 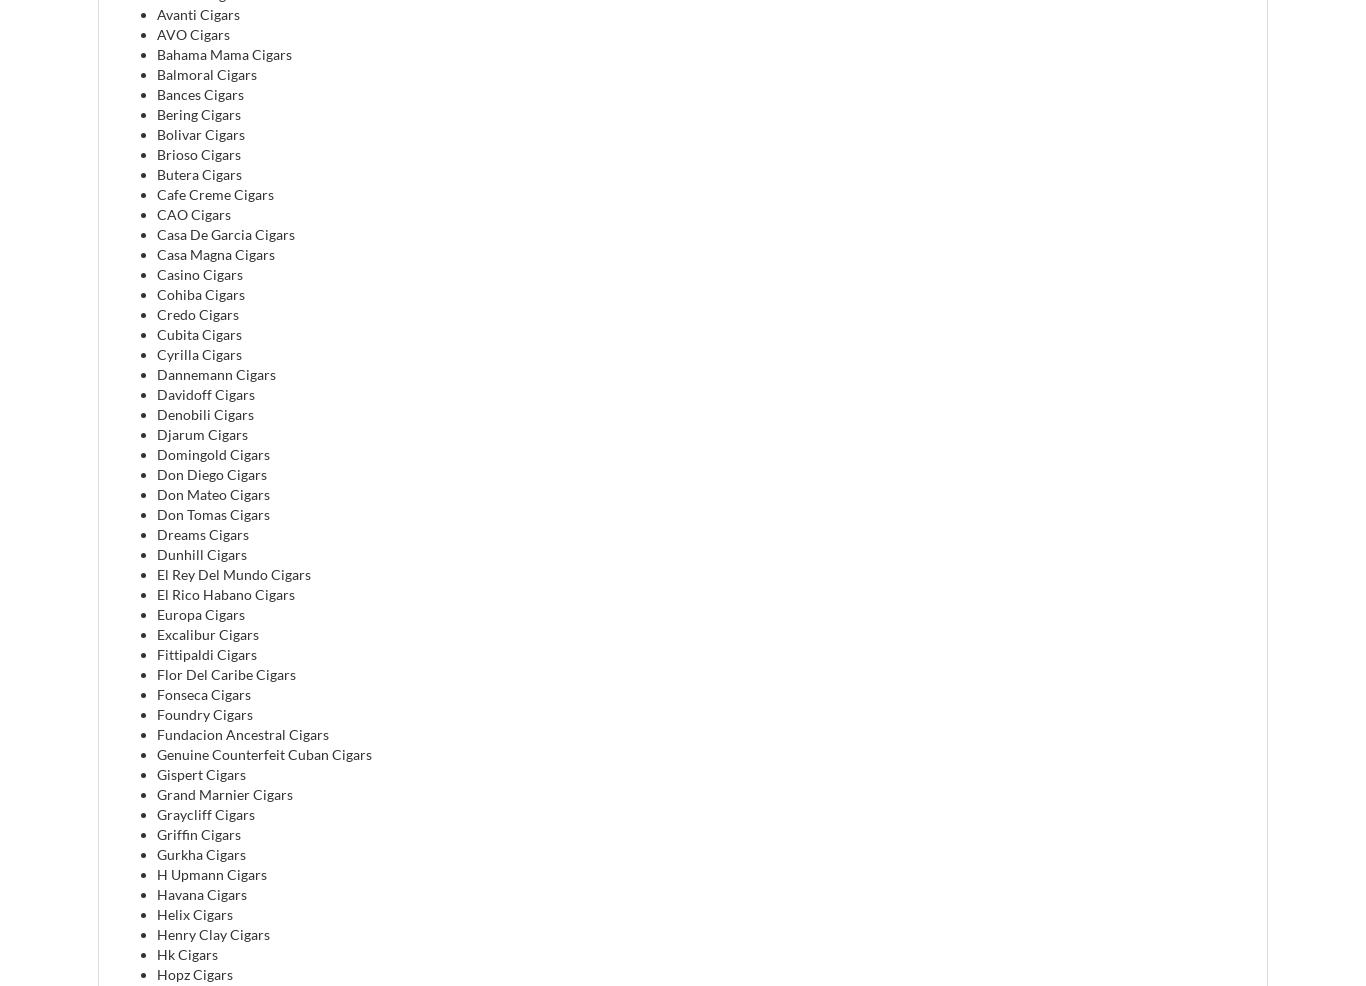 I want to click on 'Helix Cigars', so click(x=194, y=913).